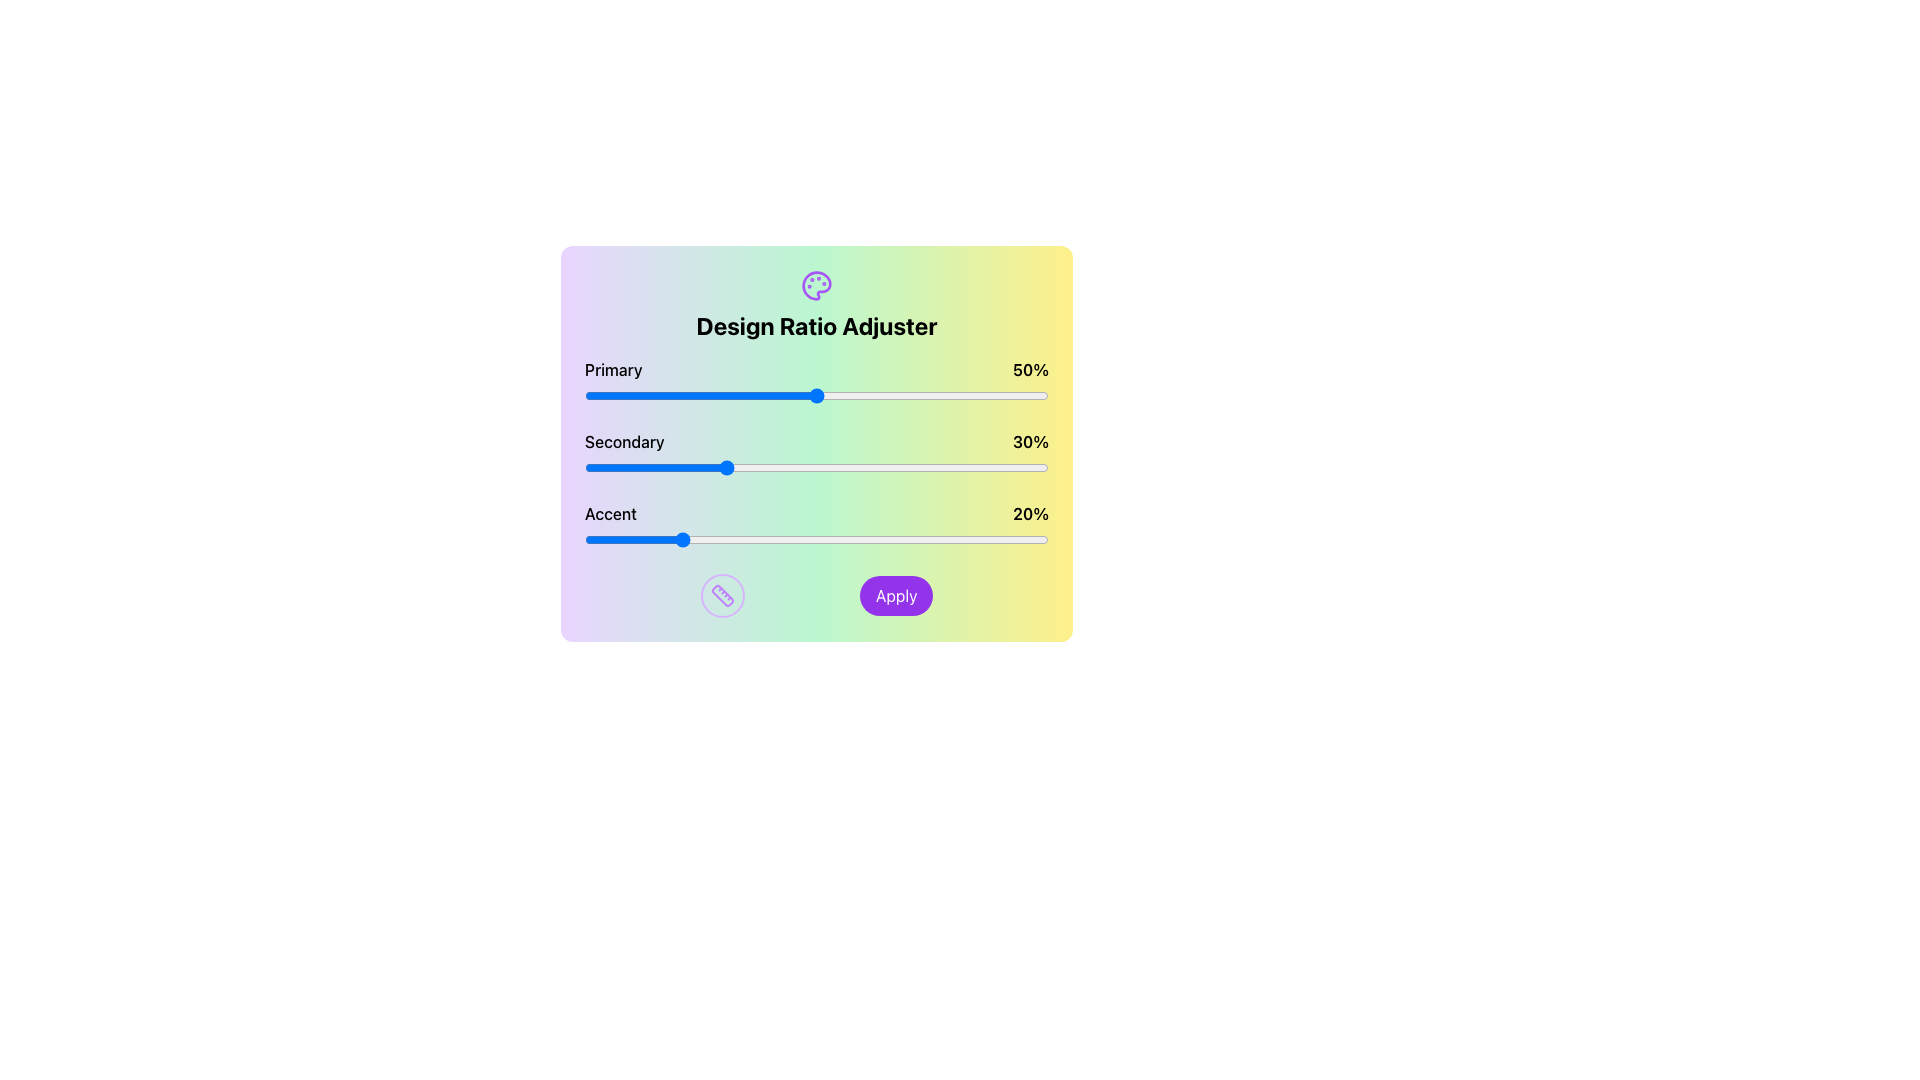 The image size is (1920, 1080). What do you see at coordinates (630, 467) in the screenshot?
I see `the slider` at bounding box center [630, 467].